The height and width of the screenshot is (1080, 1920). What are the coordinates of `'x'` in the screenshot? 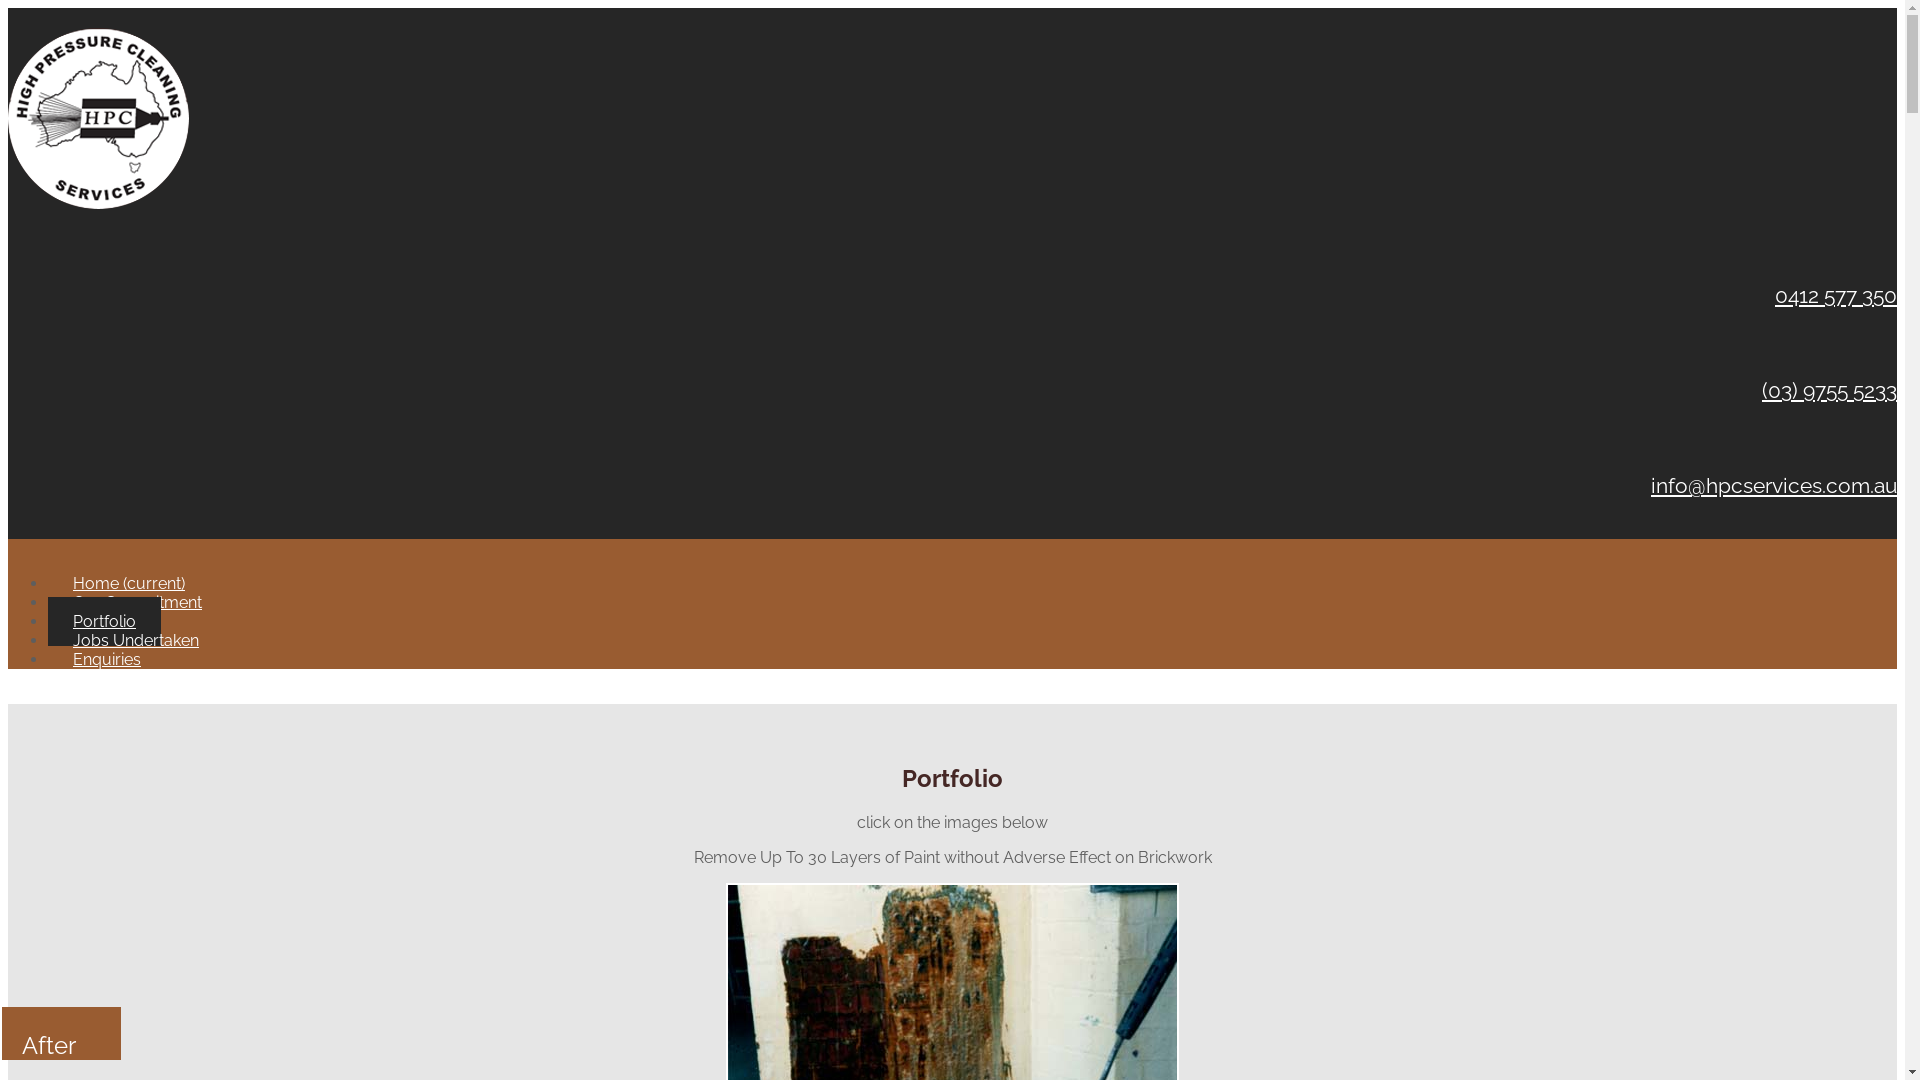 It's located at (12, 693).